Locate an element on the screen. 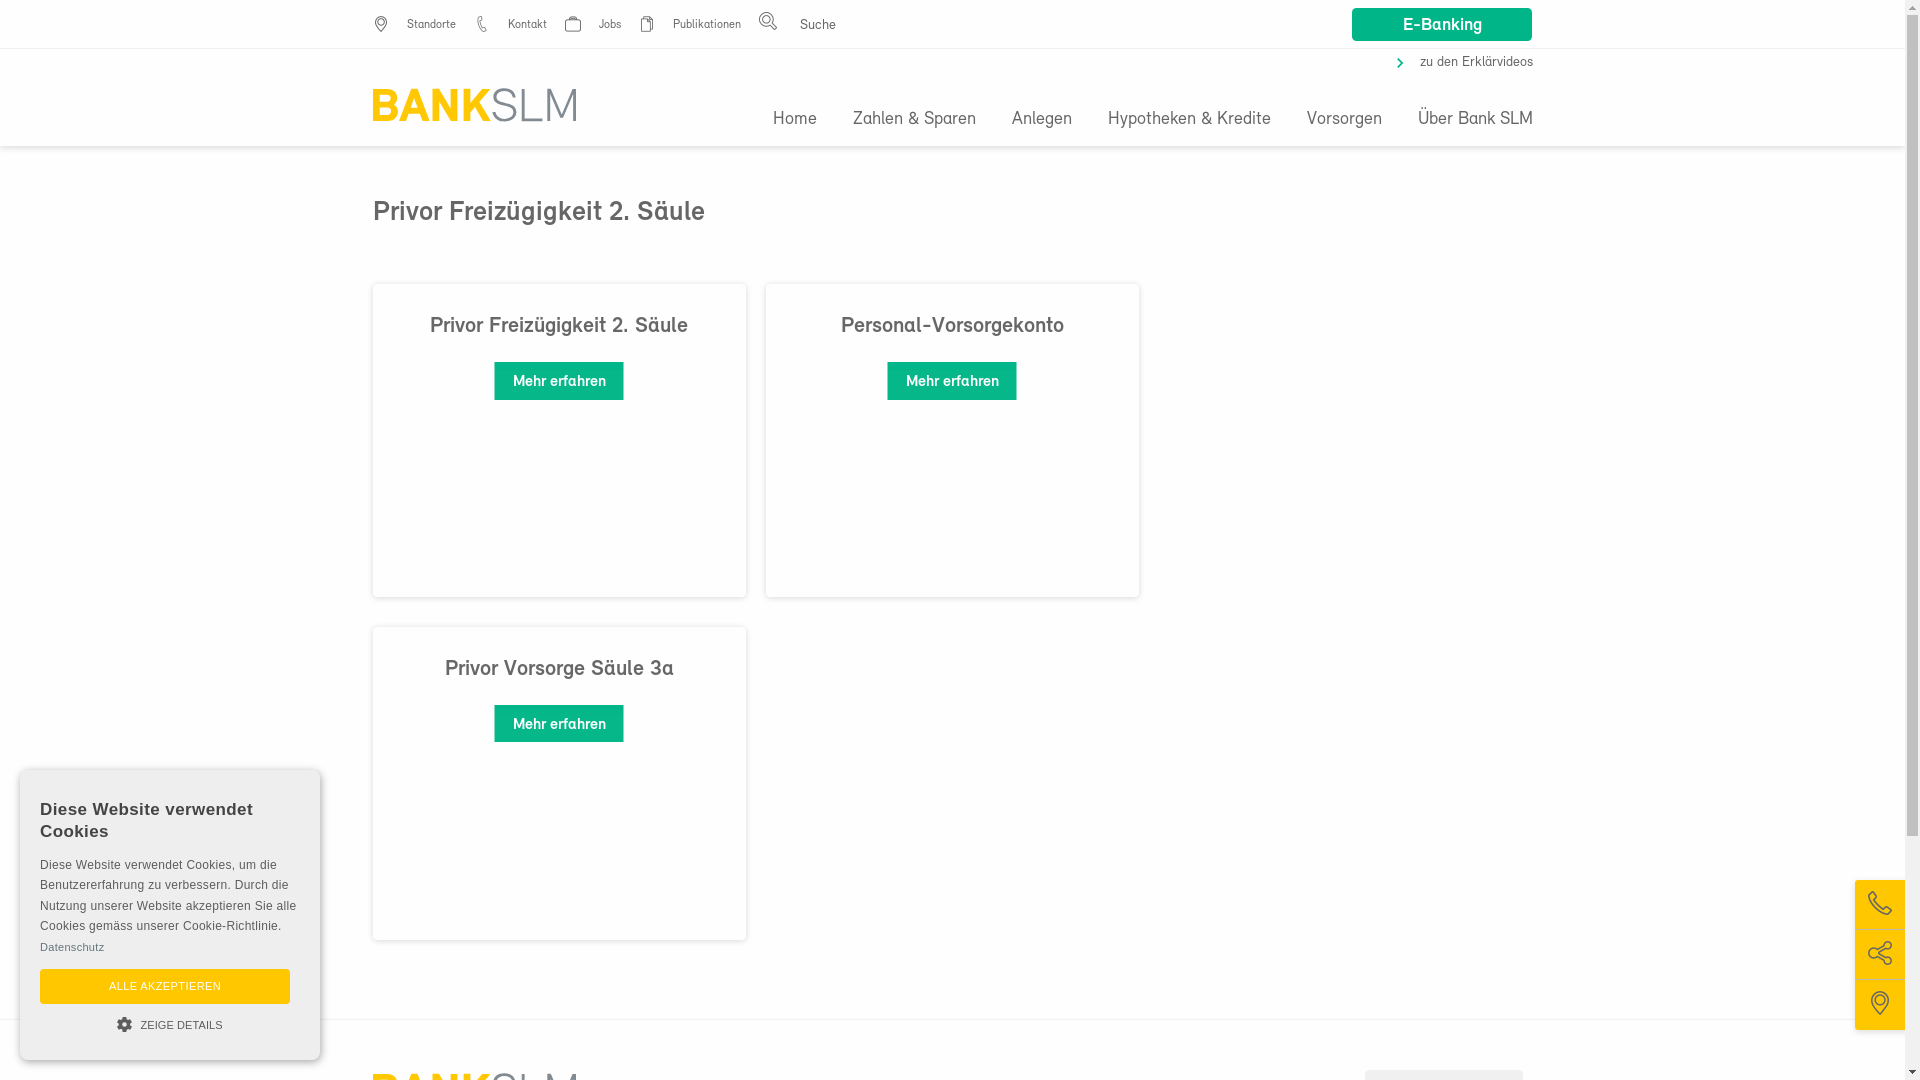 This screenshot has height=1080, width=1920. 'Kontakt' is located at coordinates (508, 24).